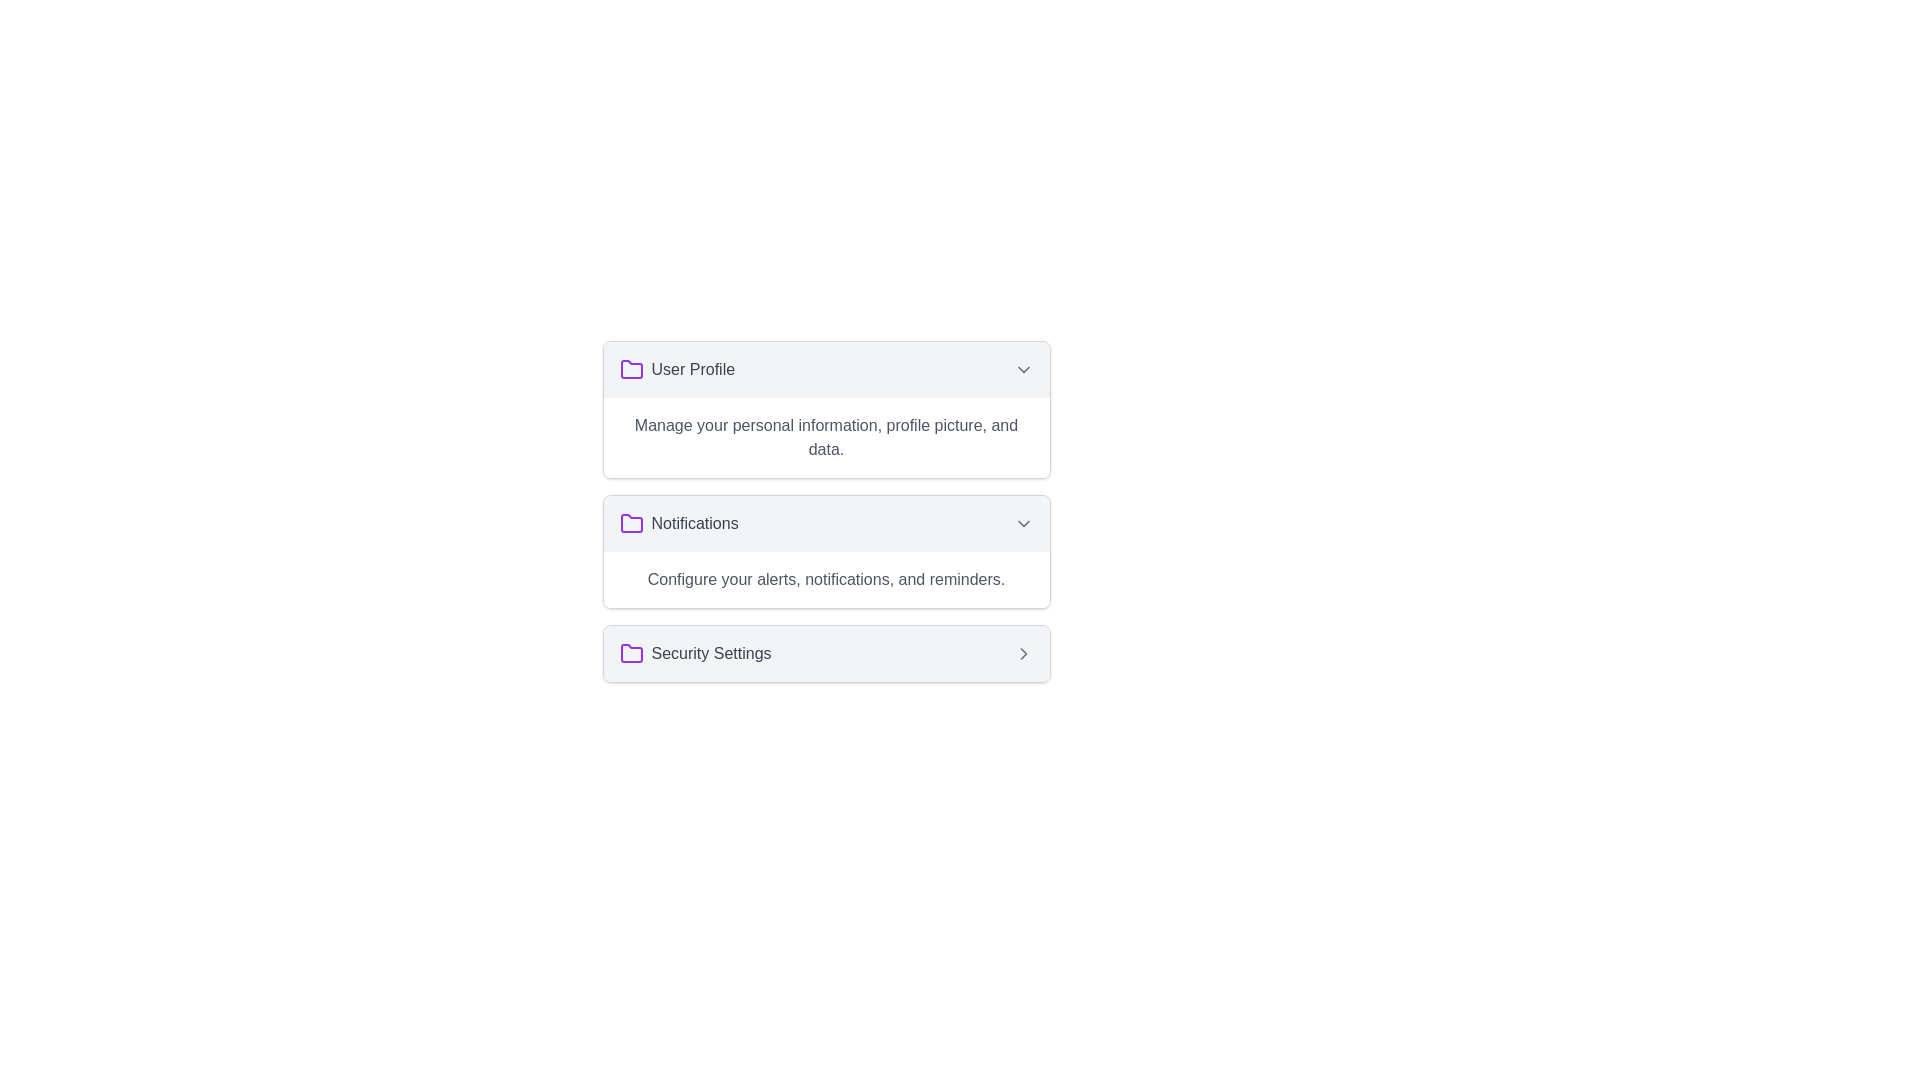 The height and width of the screenshot is (1080, 1920). I want to click on the 'User Profile' text label, which is styled with a medium-weight font and gray color, located at the top of the first card in a vertical list of cards, adjacent to a purple folder icon, so click(693, 370).